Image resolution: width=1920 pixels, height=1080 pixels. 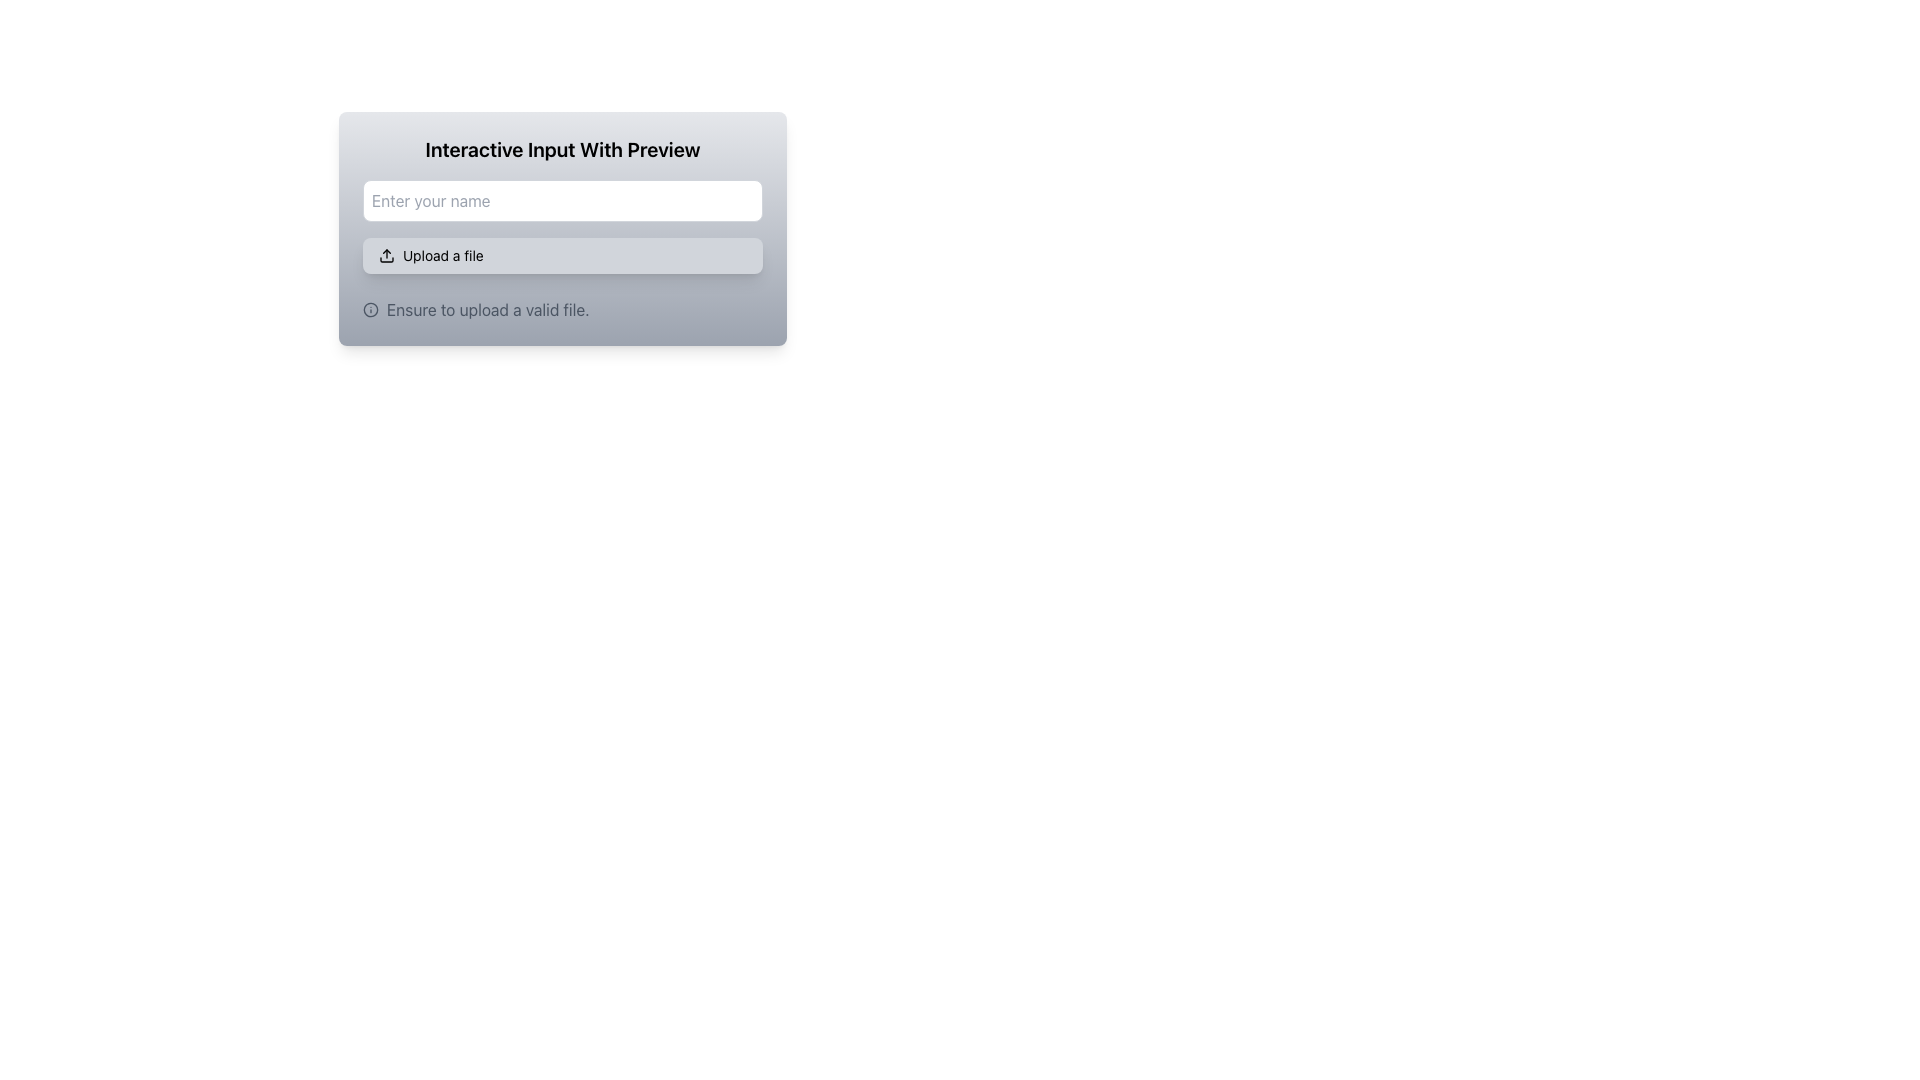 I want to click on the circular 'info' icon located to the left of the text 'Ensure to upload a valid file.', so click(x=370, y=309).